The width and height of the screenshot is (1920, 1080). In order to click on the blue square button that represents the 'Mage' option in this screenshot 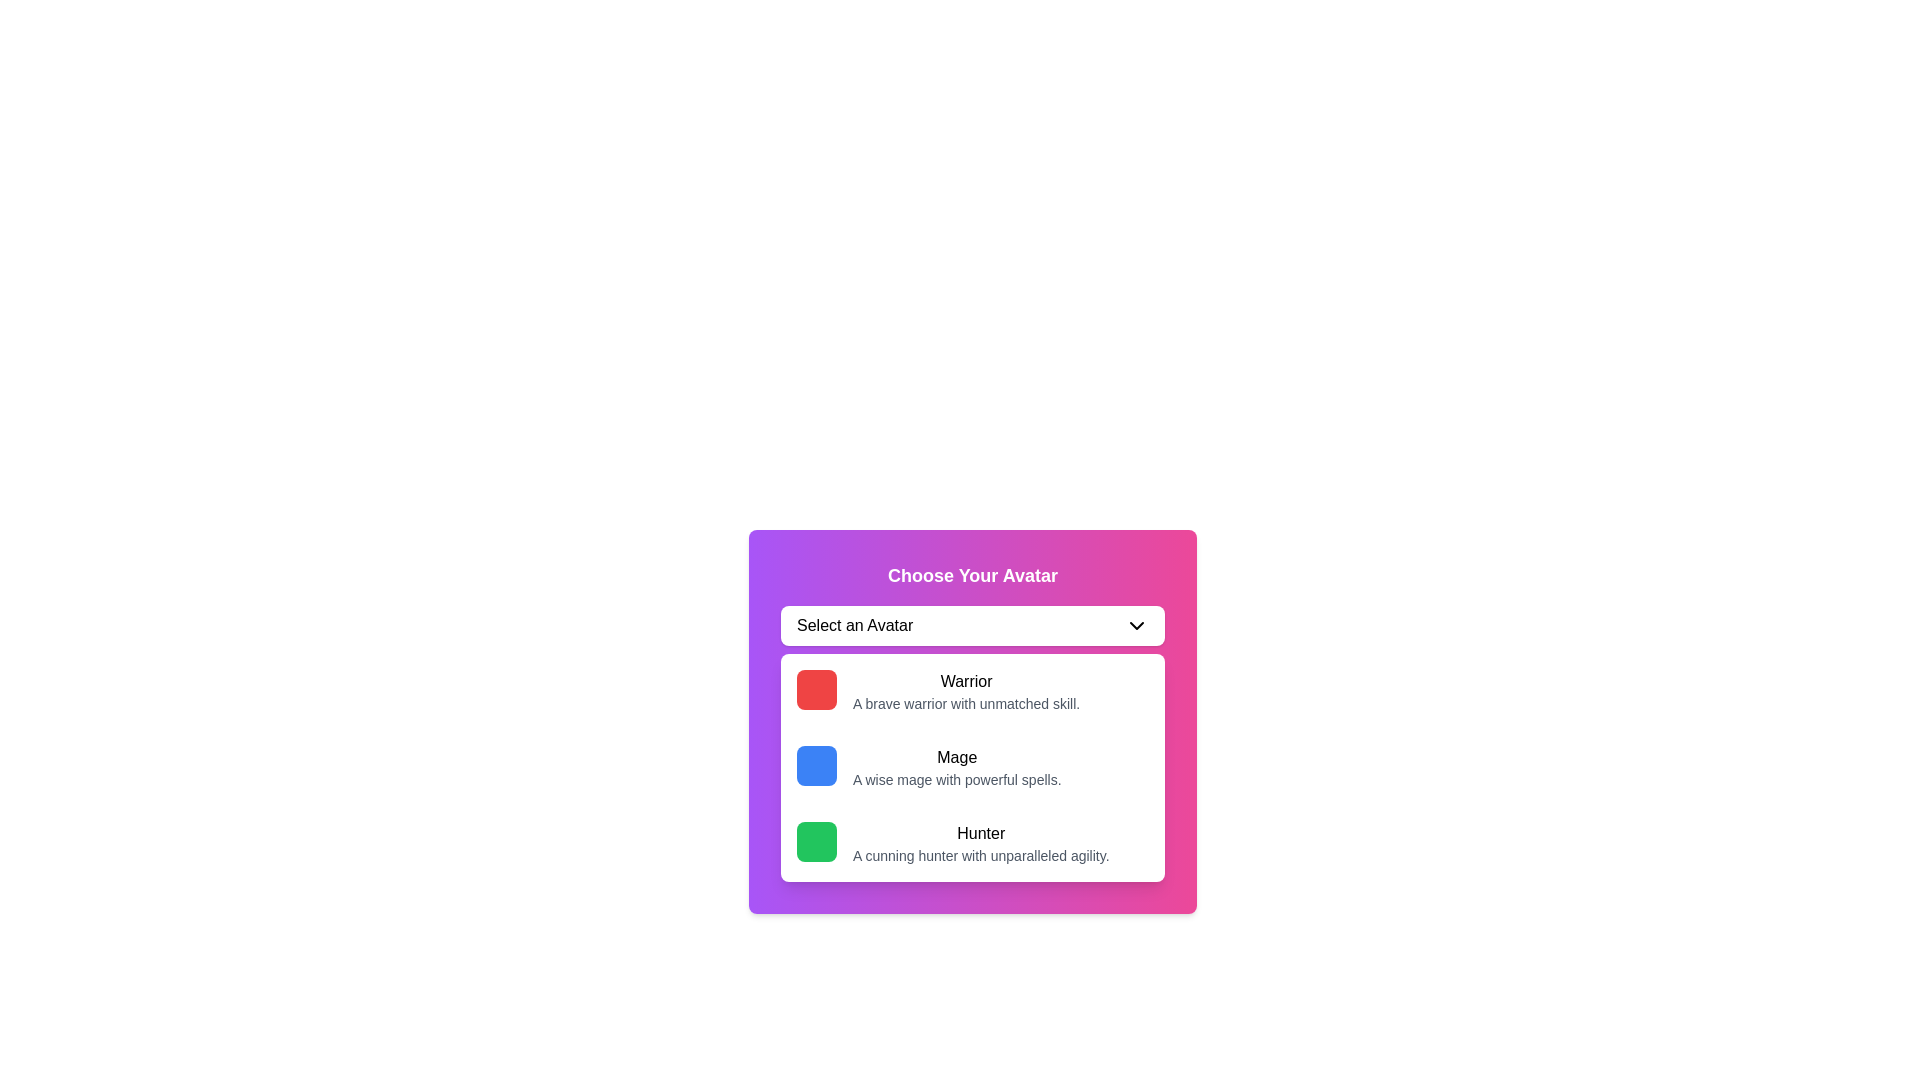, I will do `click(816, 765)`.